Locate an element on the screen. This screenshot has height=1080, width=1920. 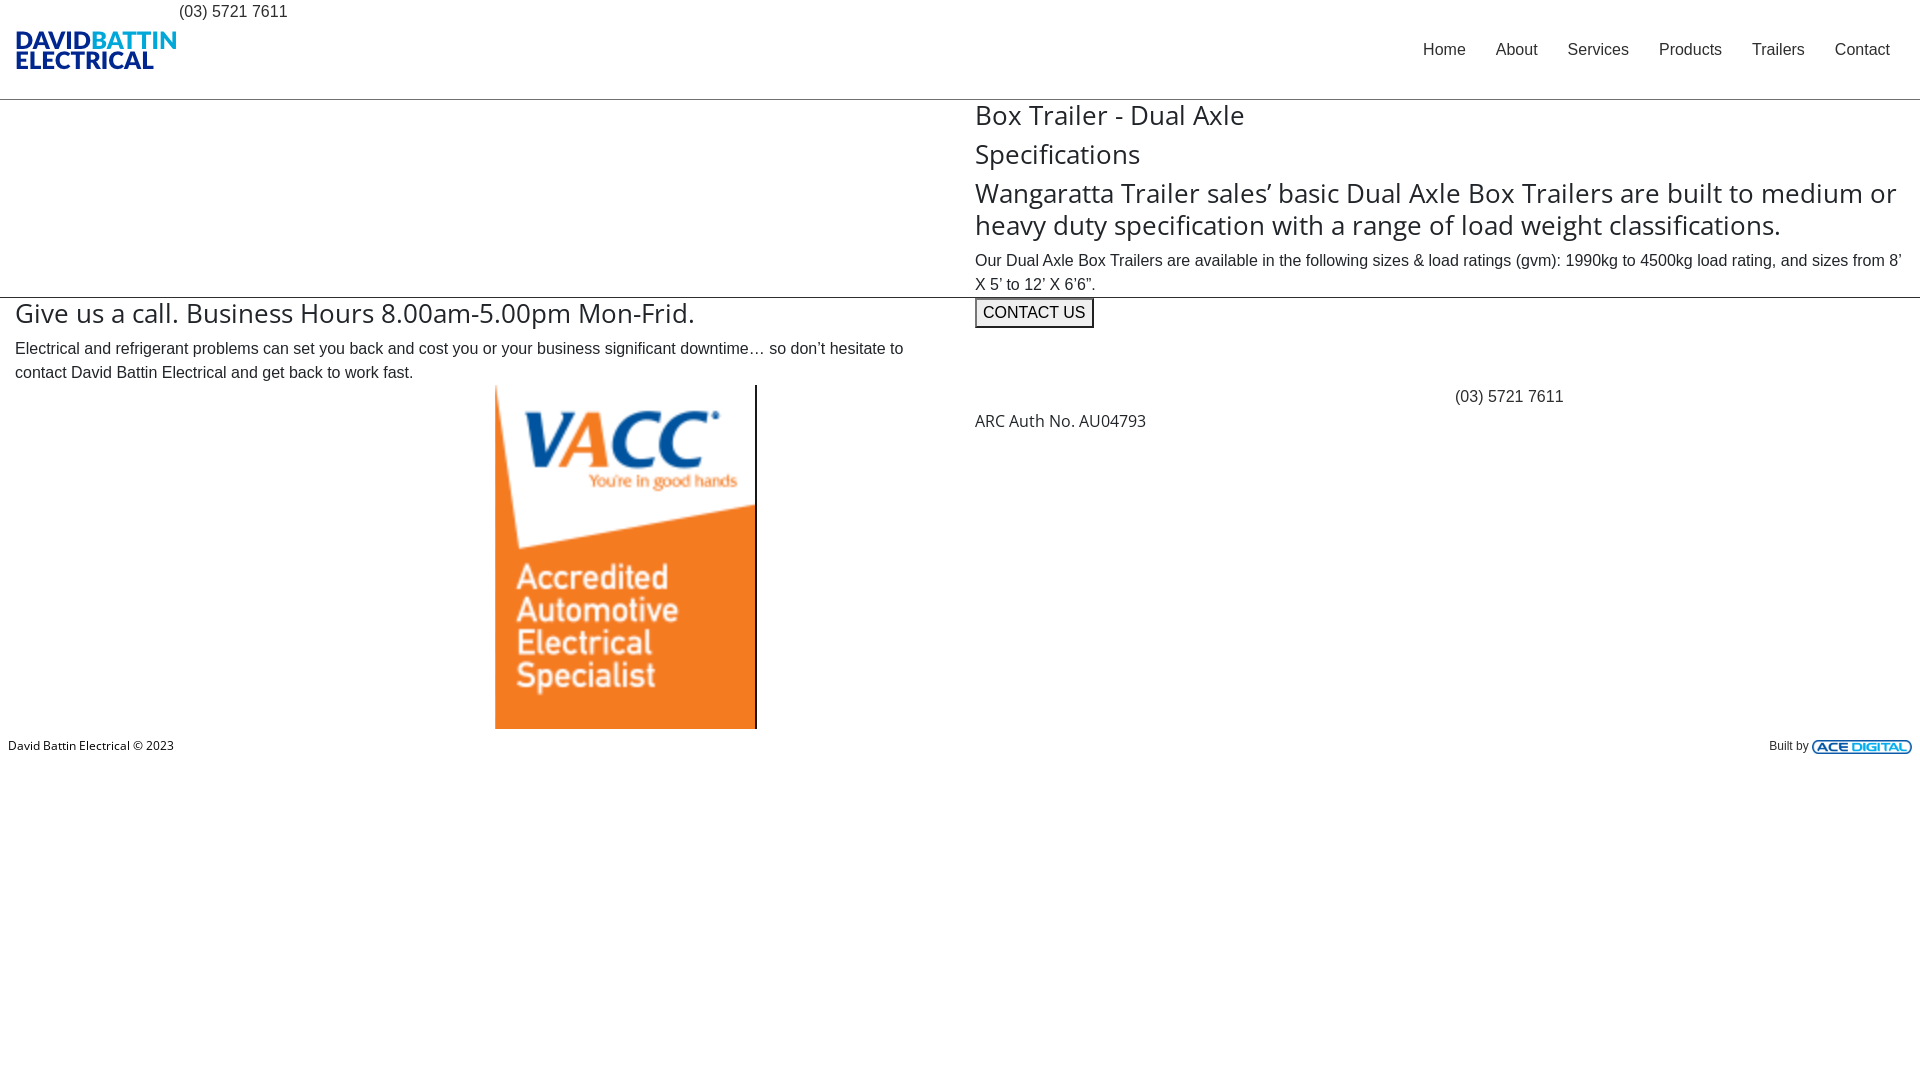
'Home' is located at coordinates (1444, 49).